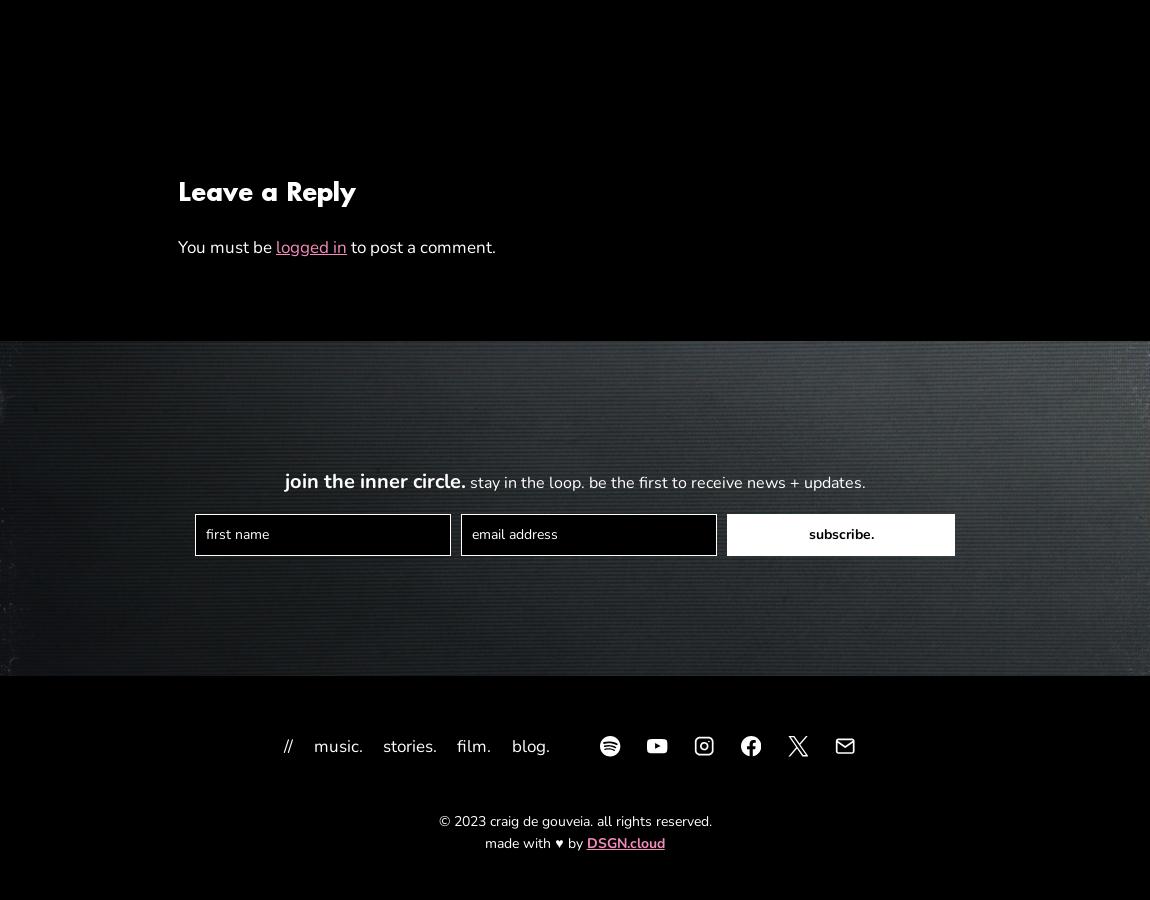  I want to click on 'music.', so click(313, 745).